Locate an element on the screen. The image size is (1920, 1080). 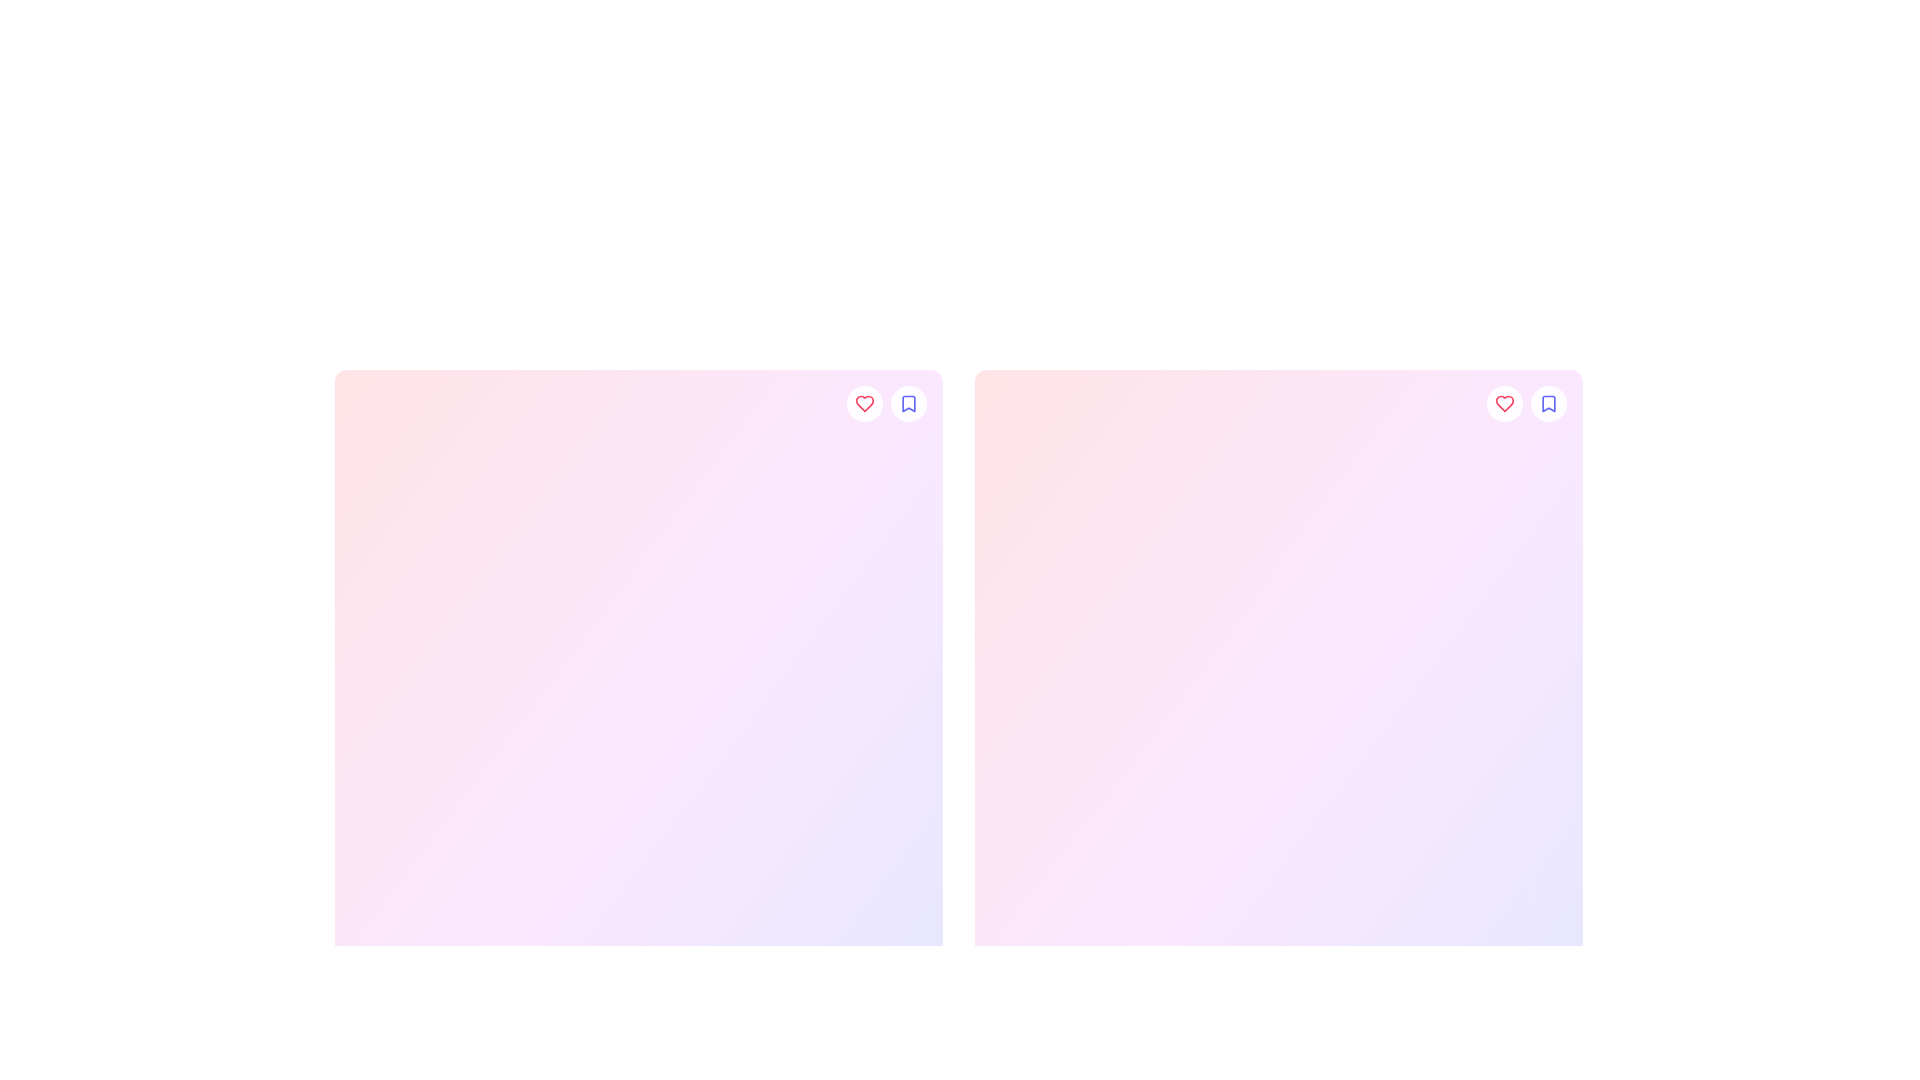
the bookmark icon located at the top-right corner of the left card is located at coordinates (907, 404).